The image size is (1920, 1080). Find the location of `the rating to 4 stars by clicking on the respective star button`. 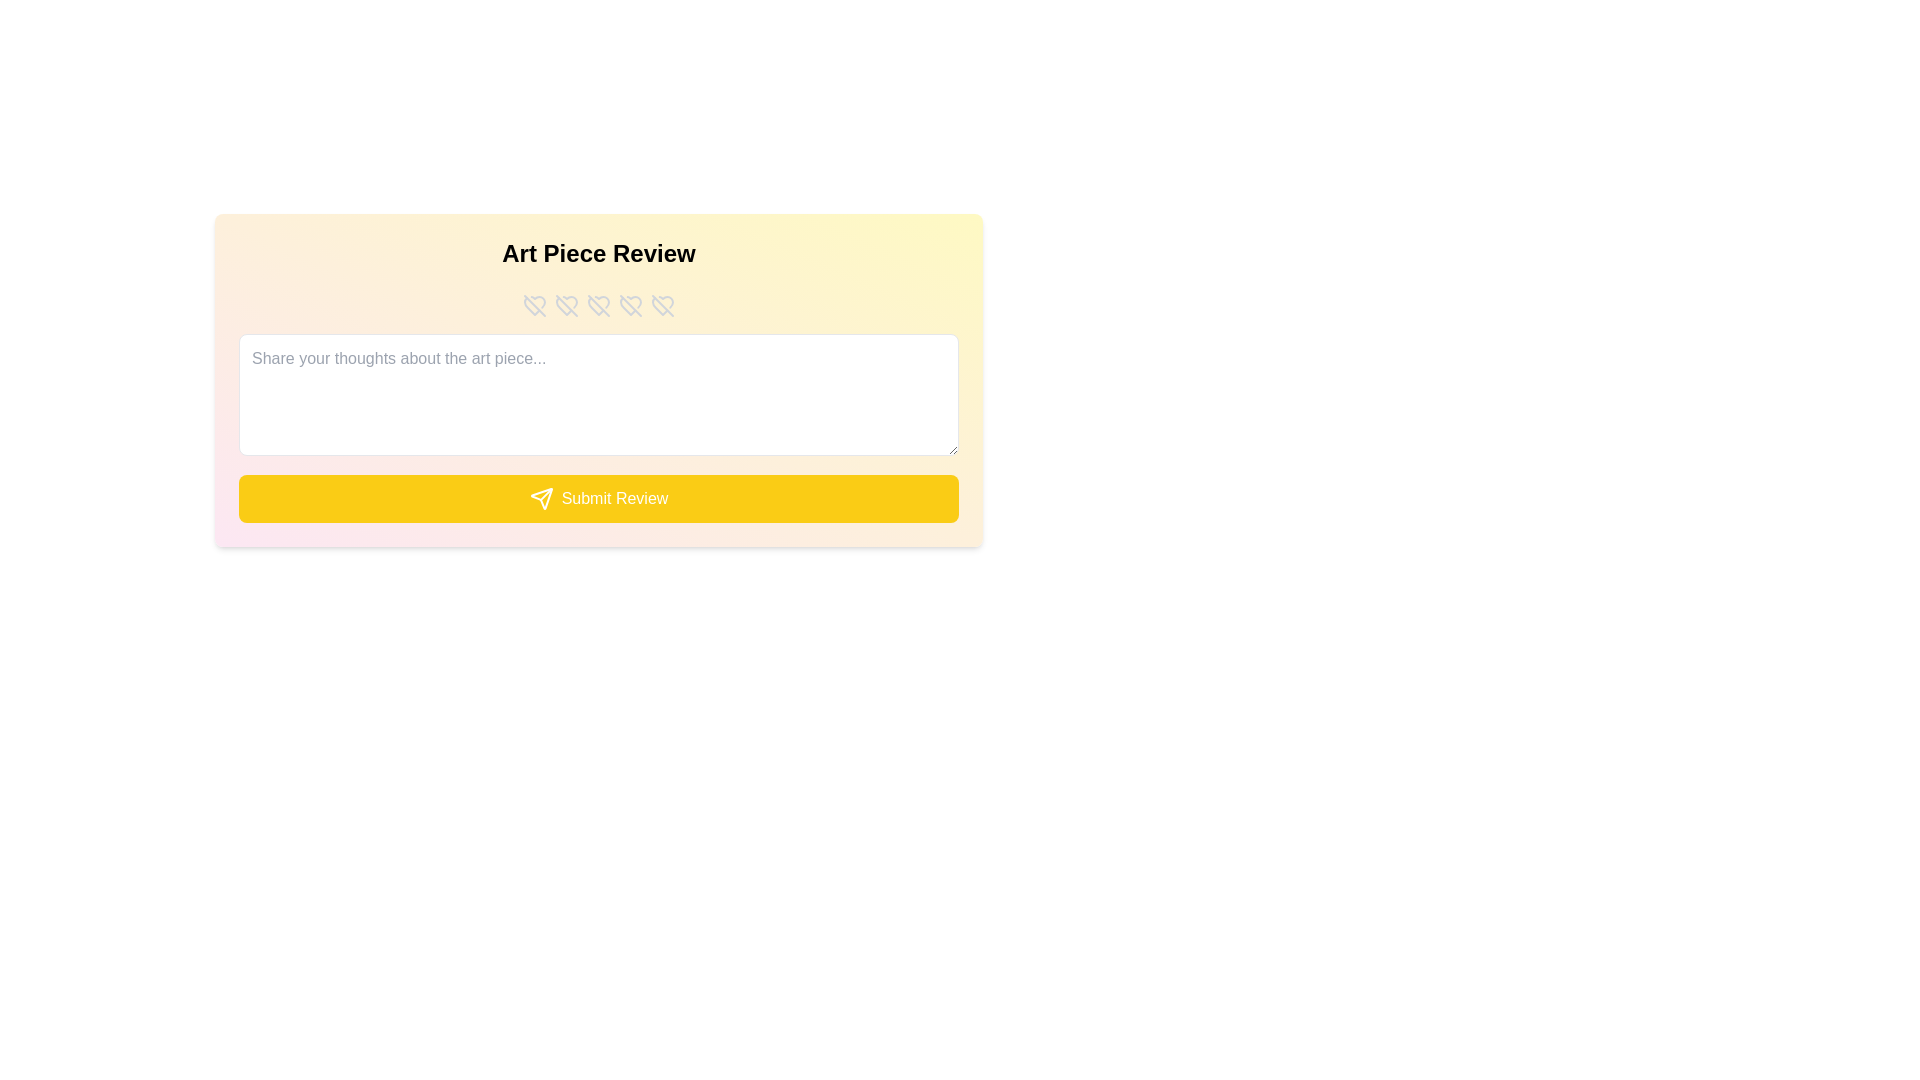

the rating to 4 stars by clicking on the respective star button is located at coordinates (629, 305).